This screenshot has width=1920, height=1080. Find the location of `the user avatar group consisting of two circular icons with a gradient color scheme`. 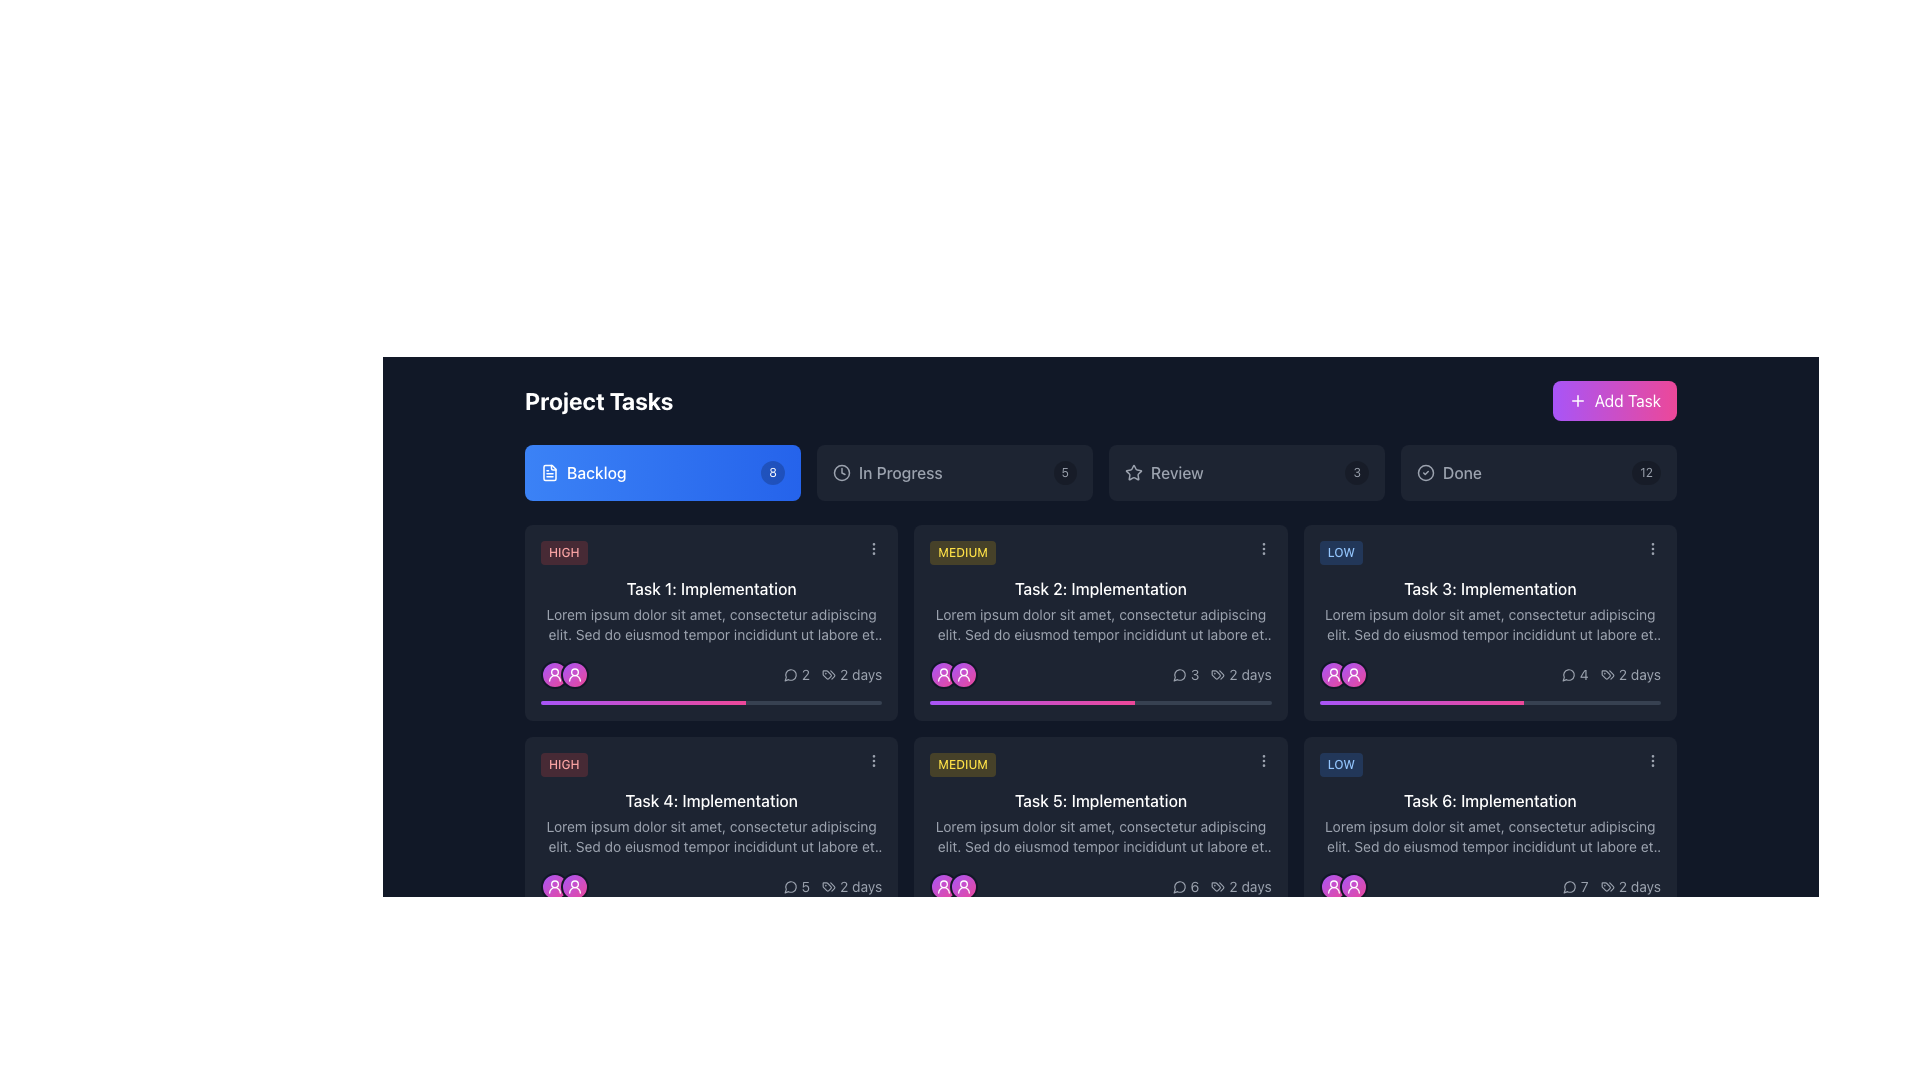

the user avatar group consisting of two circular icons with a gradient color scheme is located at coordinates (1343, 675).